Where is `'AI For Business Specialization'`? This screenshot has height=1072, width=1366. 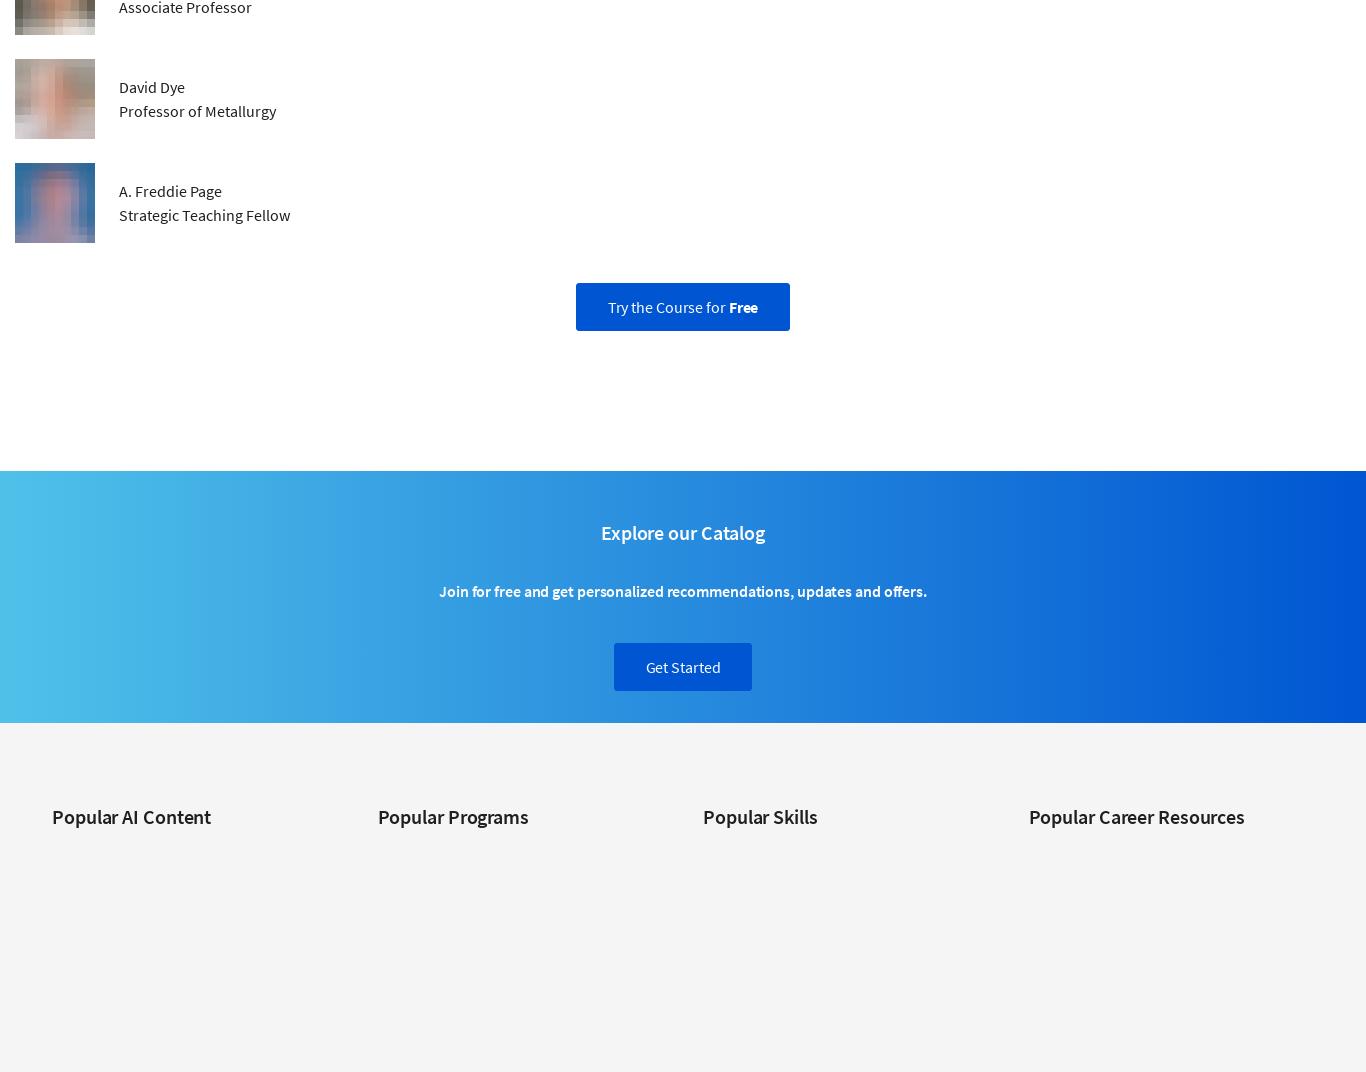 'AI For Business Specialization' is located at coordinates (138, 851).